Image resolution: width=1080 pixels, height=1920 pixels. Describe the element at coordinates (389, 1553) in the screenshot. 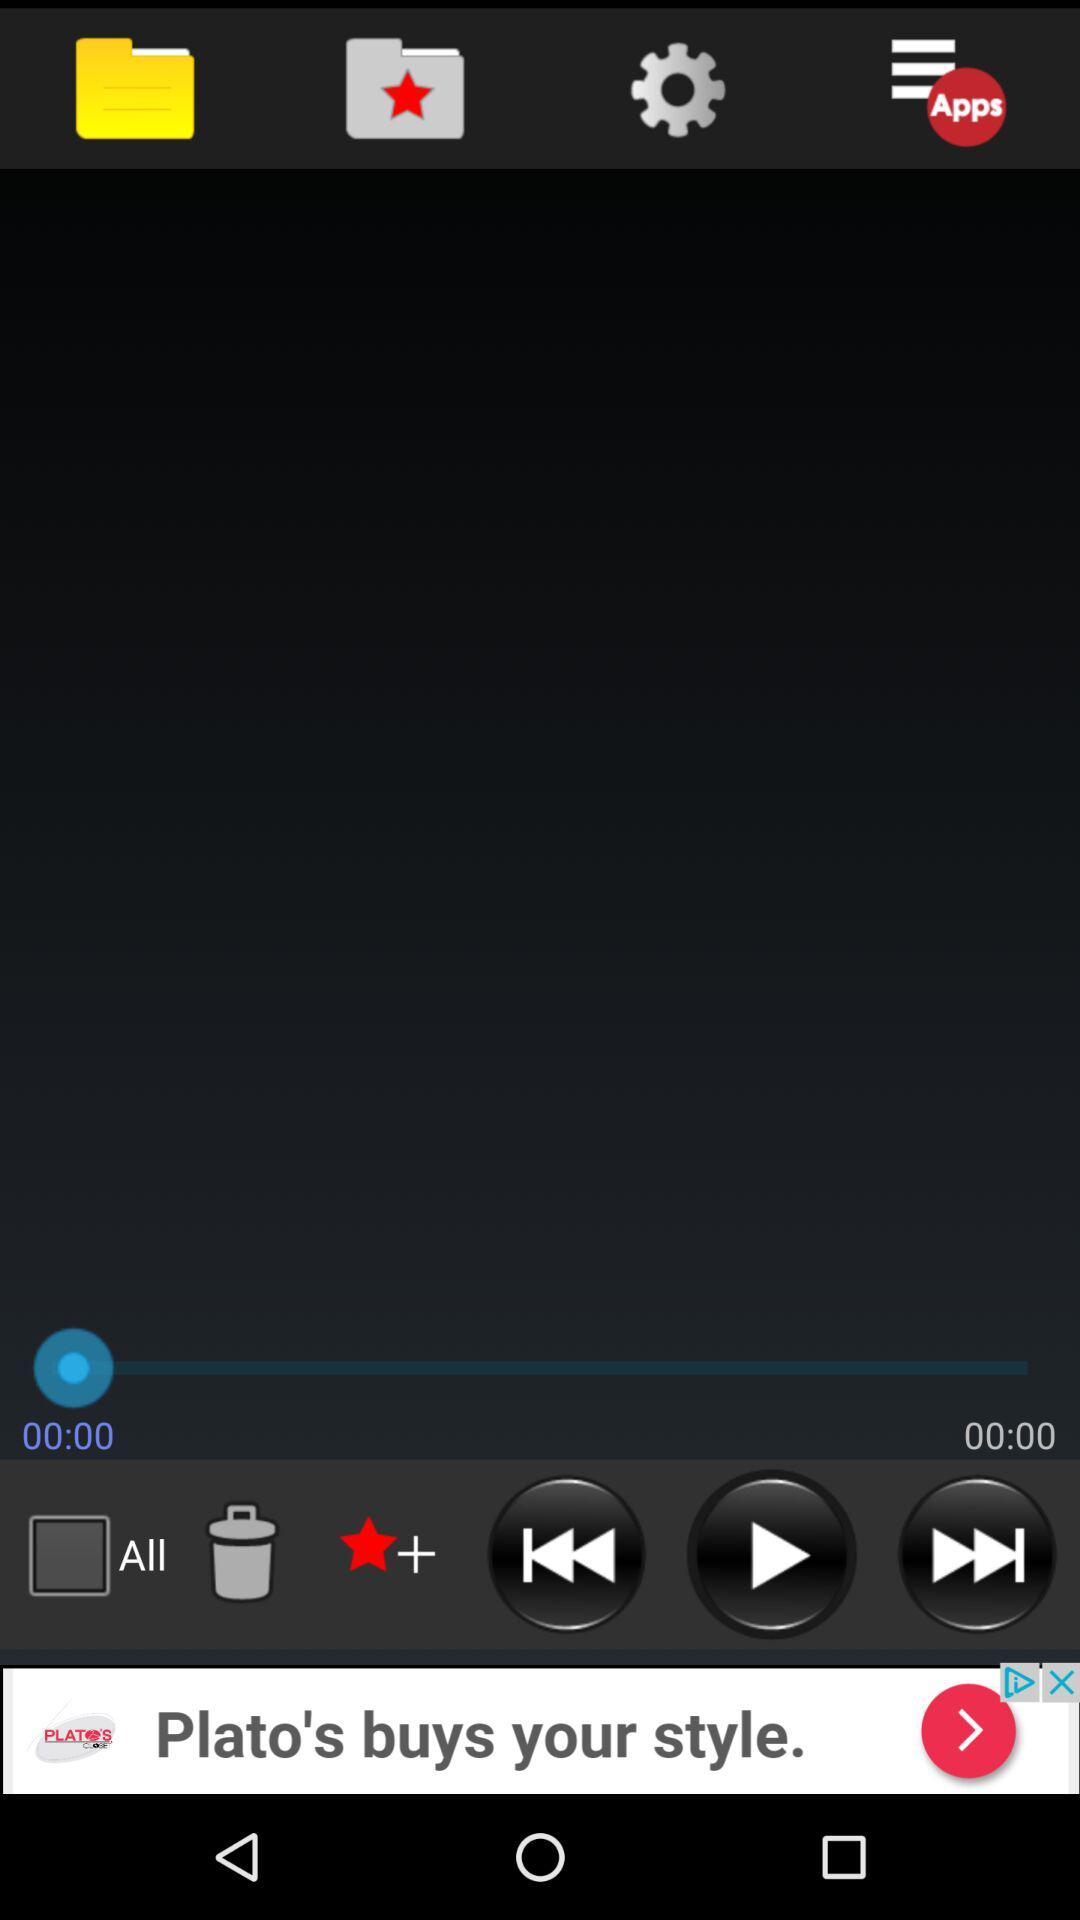

I see `automatic call recording application` at that location.